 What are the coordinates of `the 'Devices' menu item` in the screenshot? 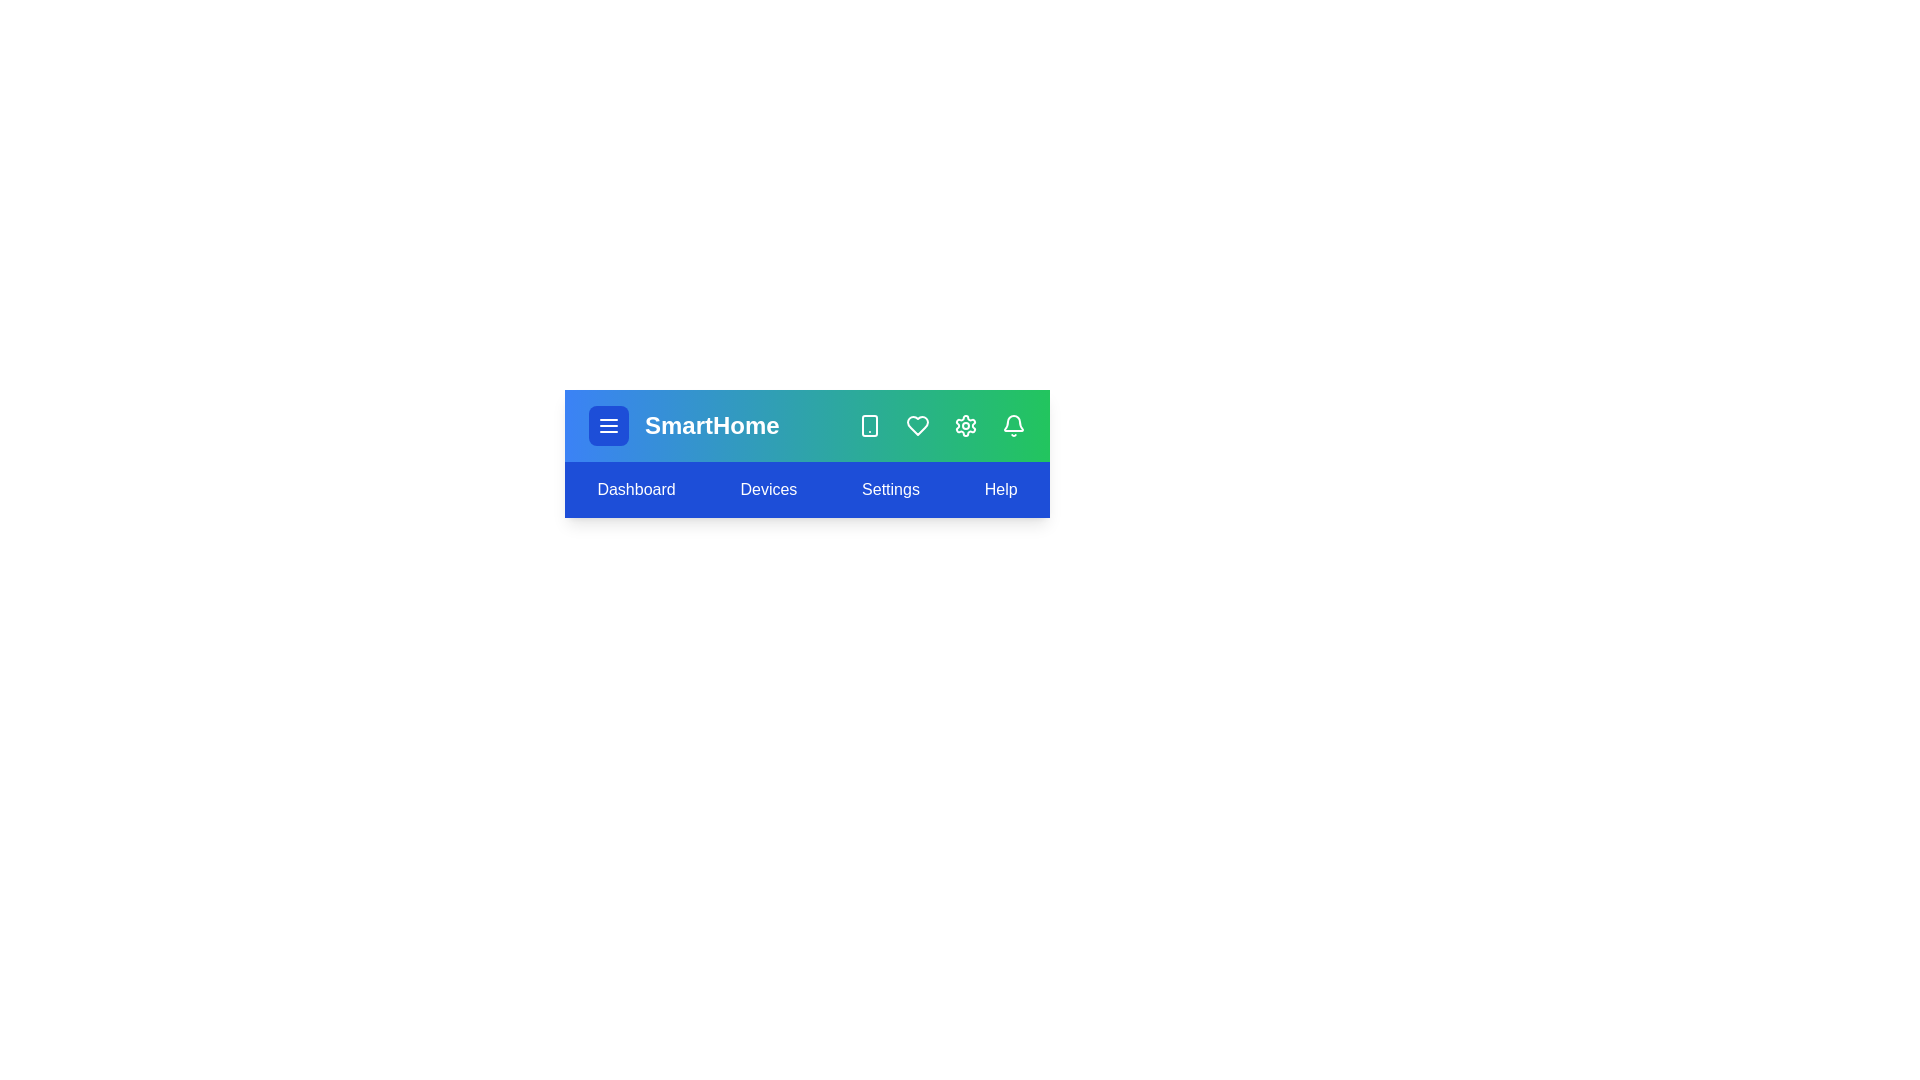 It's located at (767, 489).